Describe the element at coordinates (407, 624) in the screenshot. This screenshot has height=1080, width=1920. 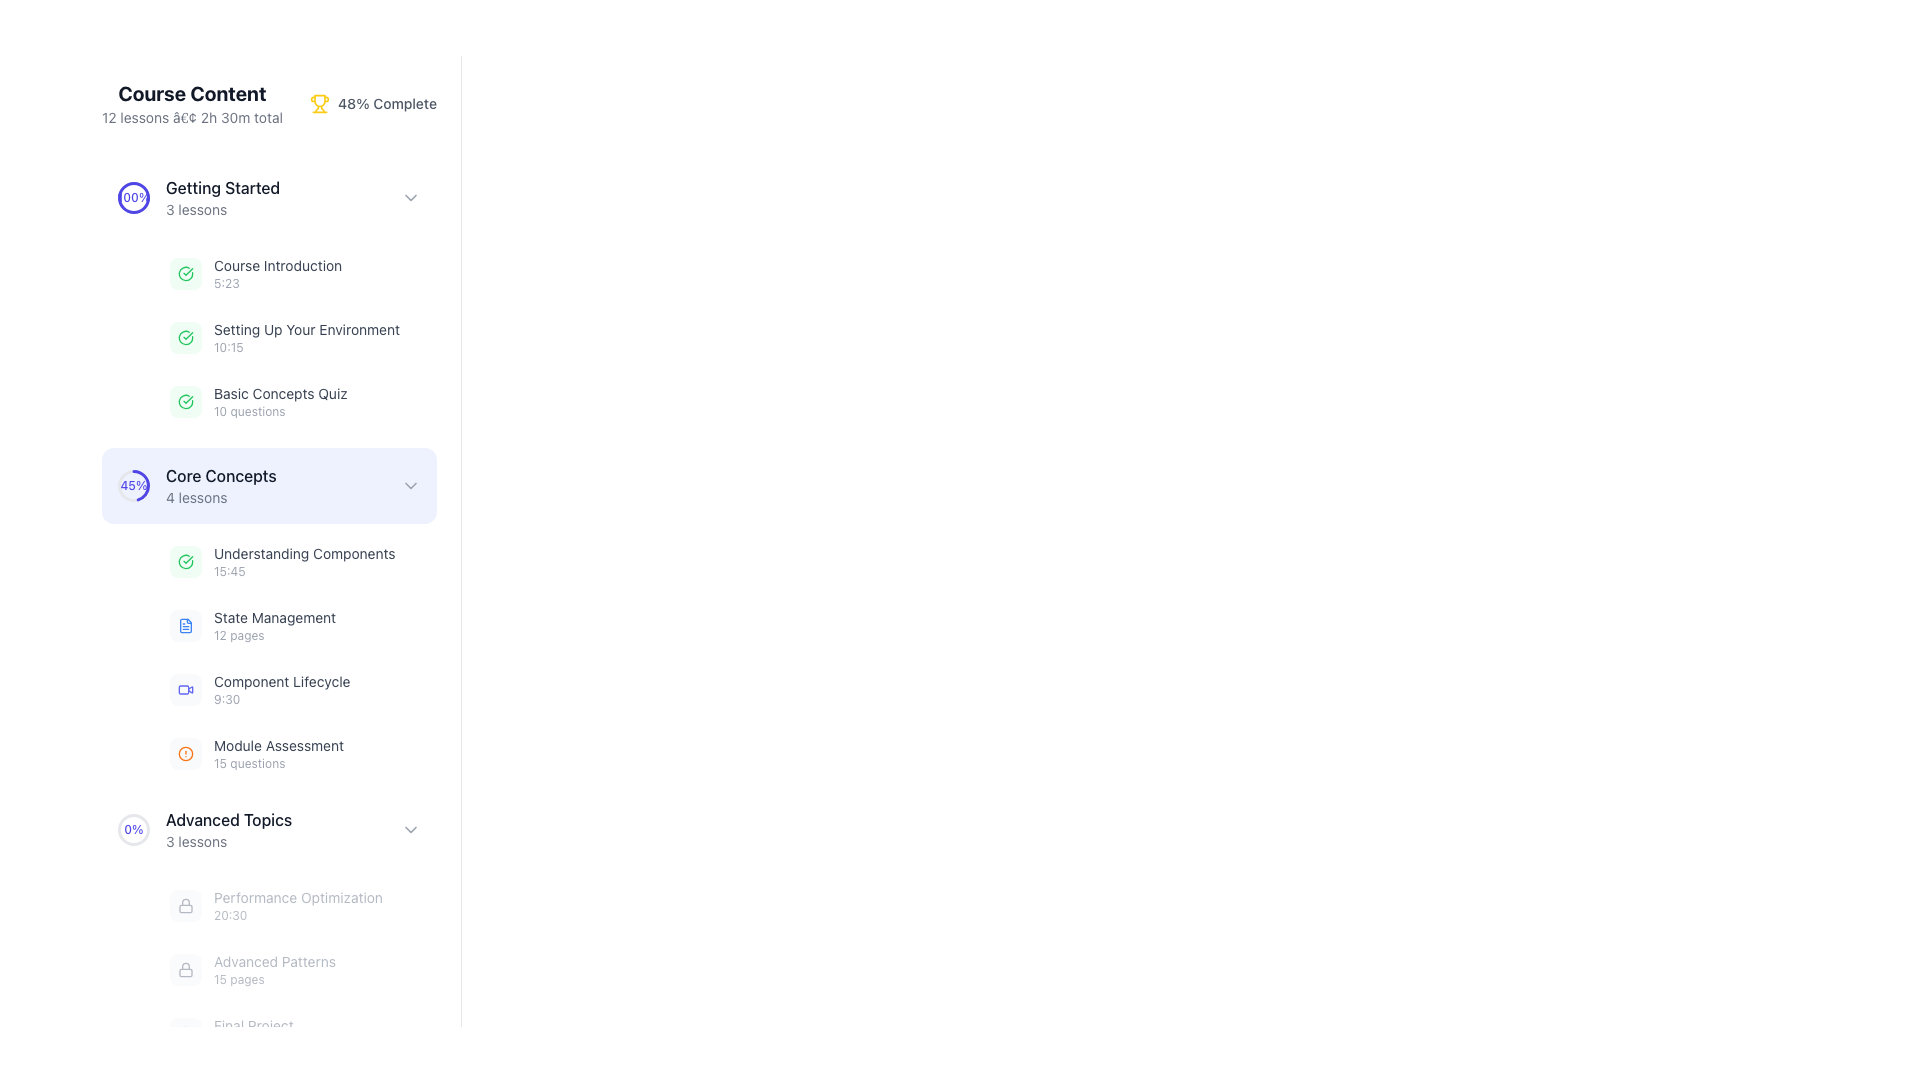
I see `the small, circular play button located on the right-hand side of the 'State Management' row in the 'Core Concepts' section` at that location.